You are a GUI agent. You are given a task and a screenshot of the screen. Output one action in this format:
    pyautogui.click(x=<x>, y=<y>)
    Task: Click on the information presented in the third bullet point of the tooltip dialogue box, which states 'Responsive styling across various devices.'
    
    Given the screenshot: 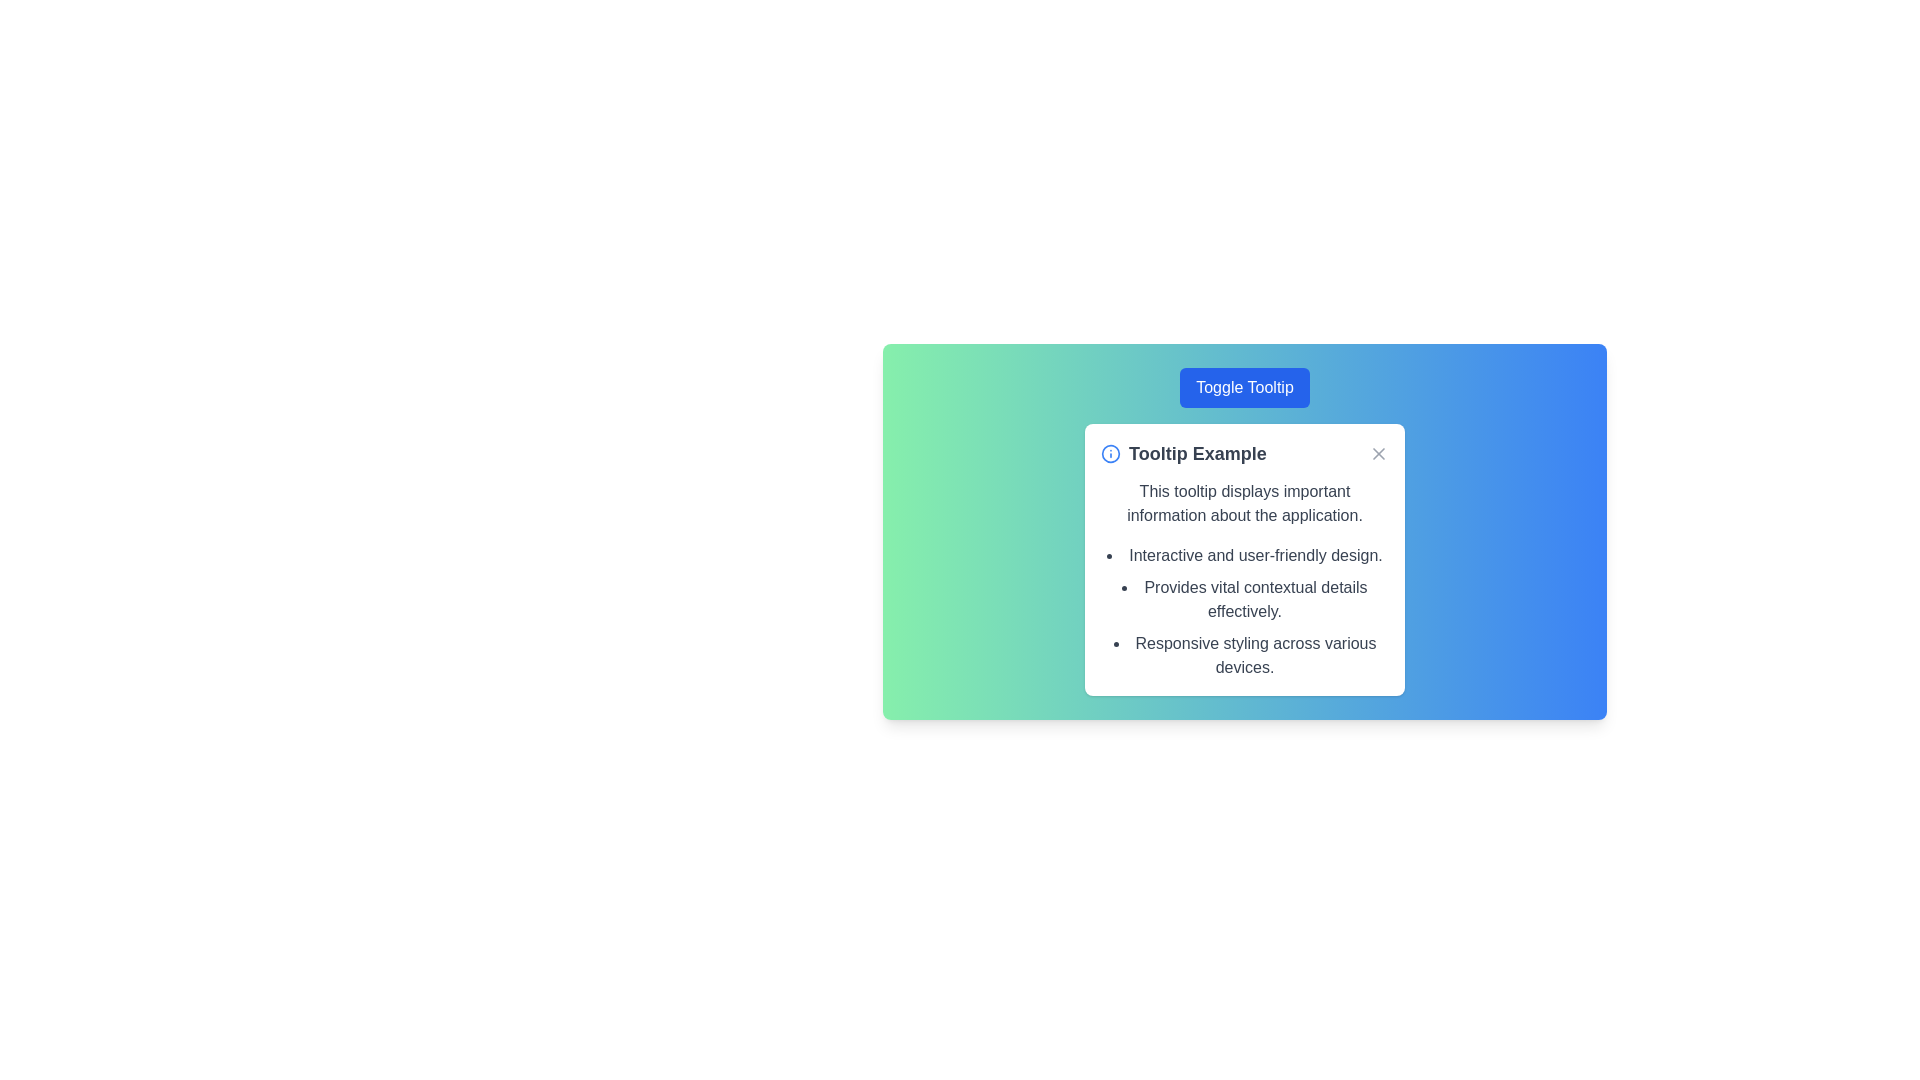 What is the action you would take?
    pyautogui.click(x=1243, y=655)
    